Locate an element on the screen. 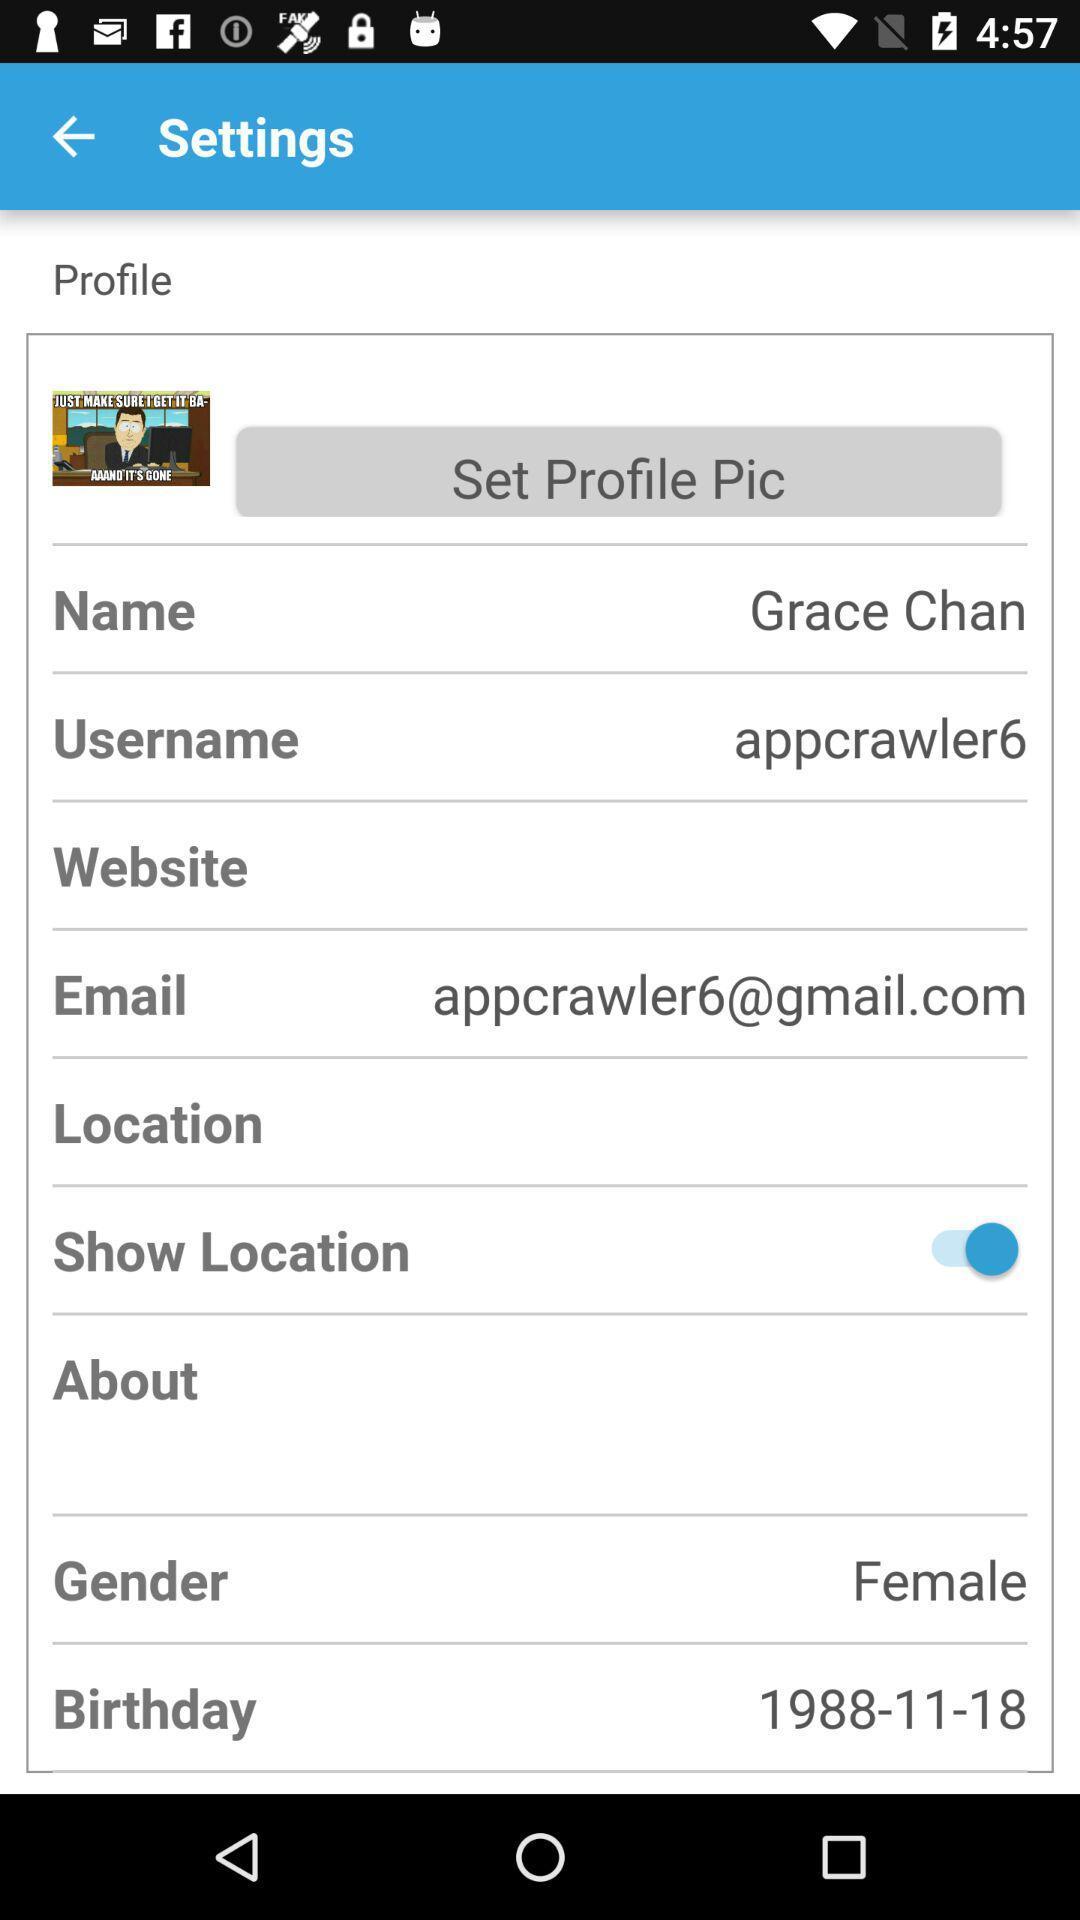  the set profile pic item is located at coordinates (617, 471).